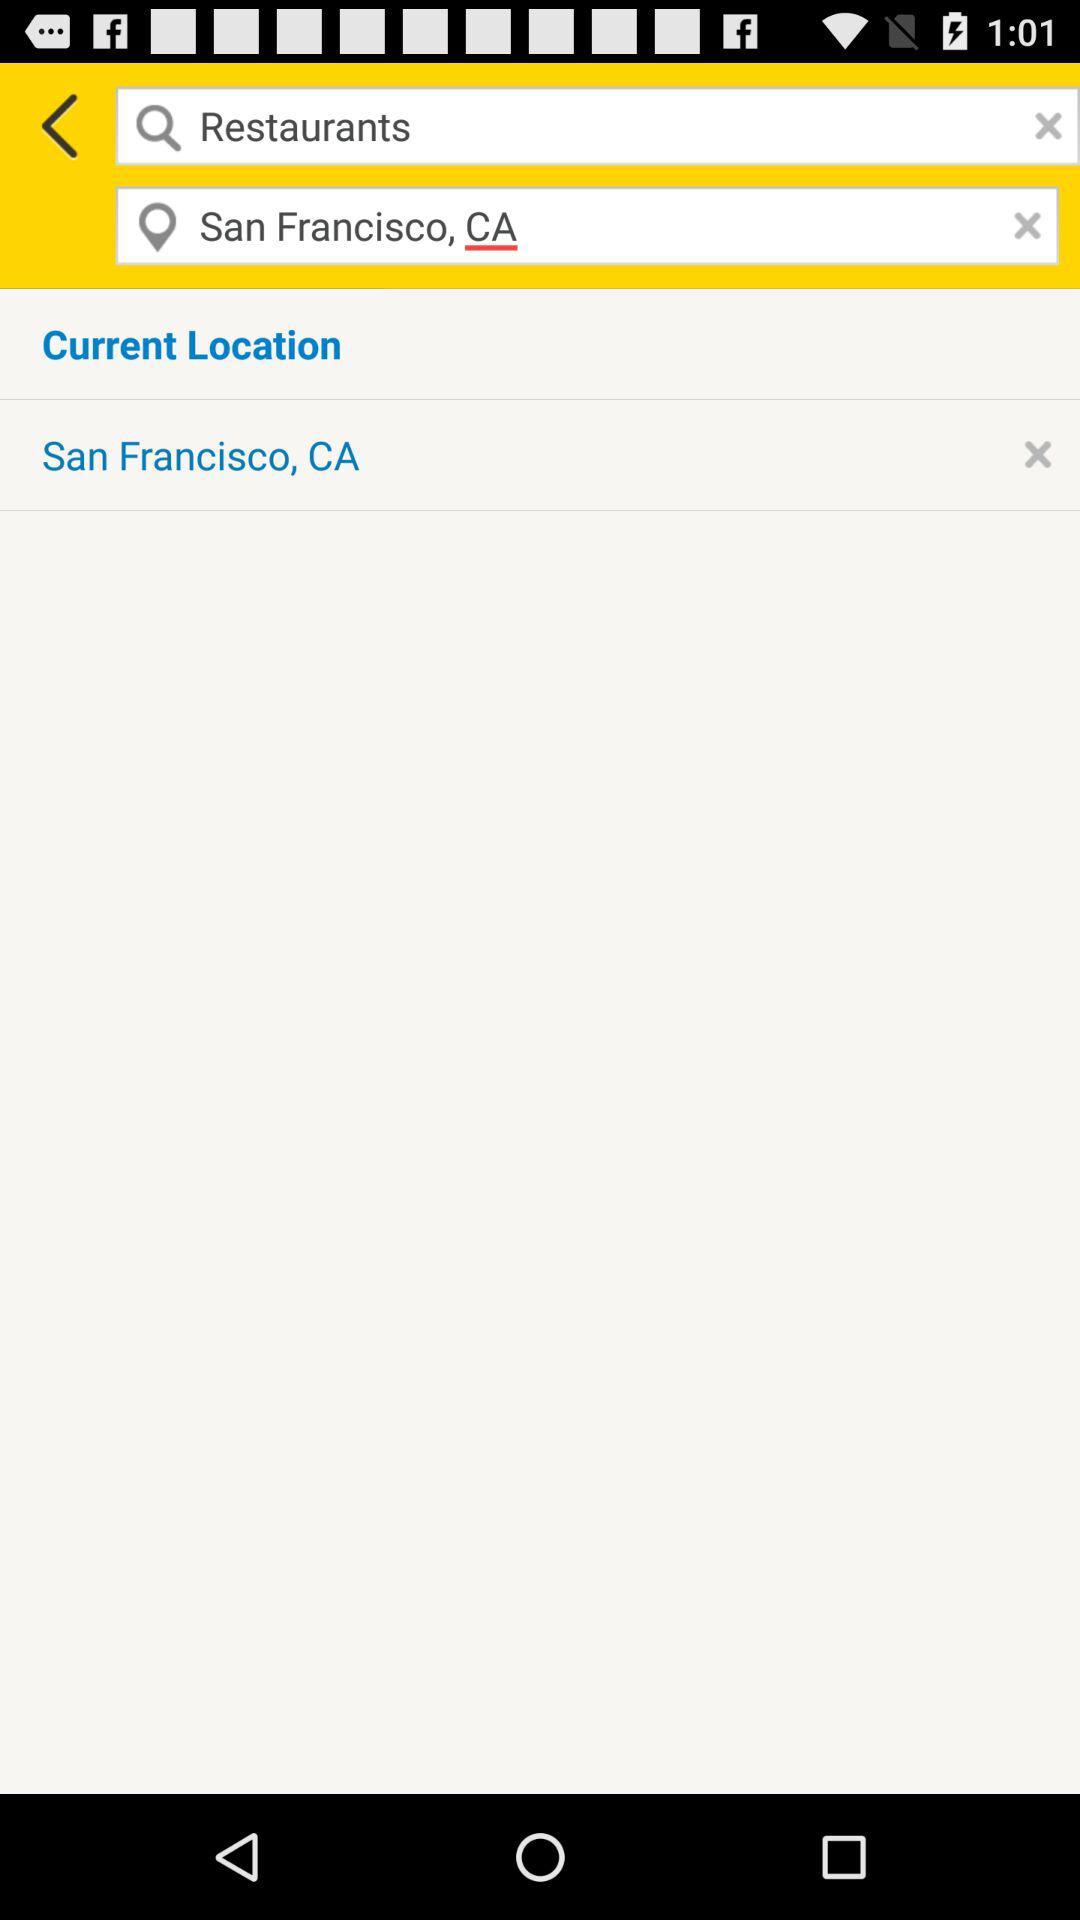  I want to click on the close icon, so click(1022, 240).